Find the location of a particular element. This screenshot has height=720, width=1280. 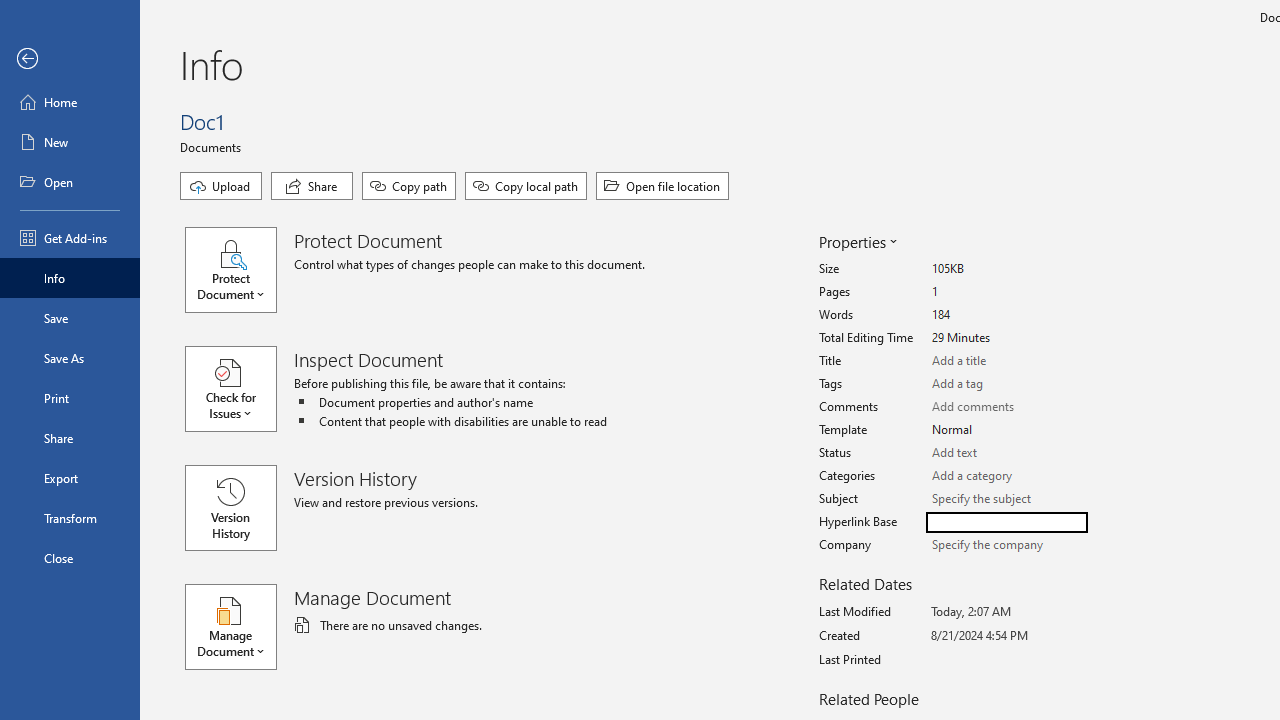

'Pages' is located at coordinates (1006, 292).